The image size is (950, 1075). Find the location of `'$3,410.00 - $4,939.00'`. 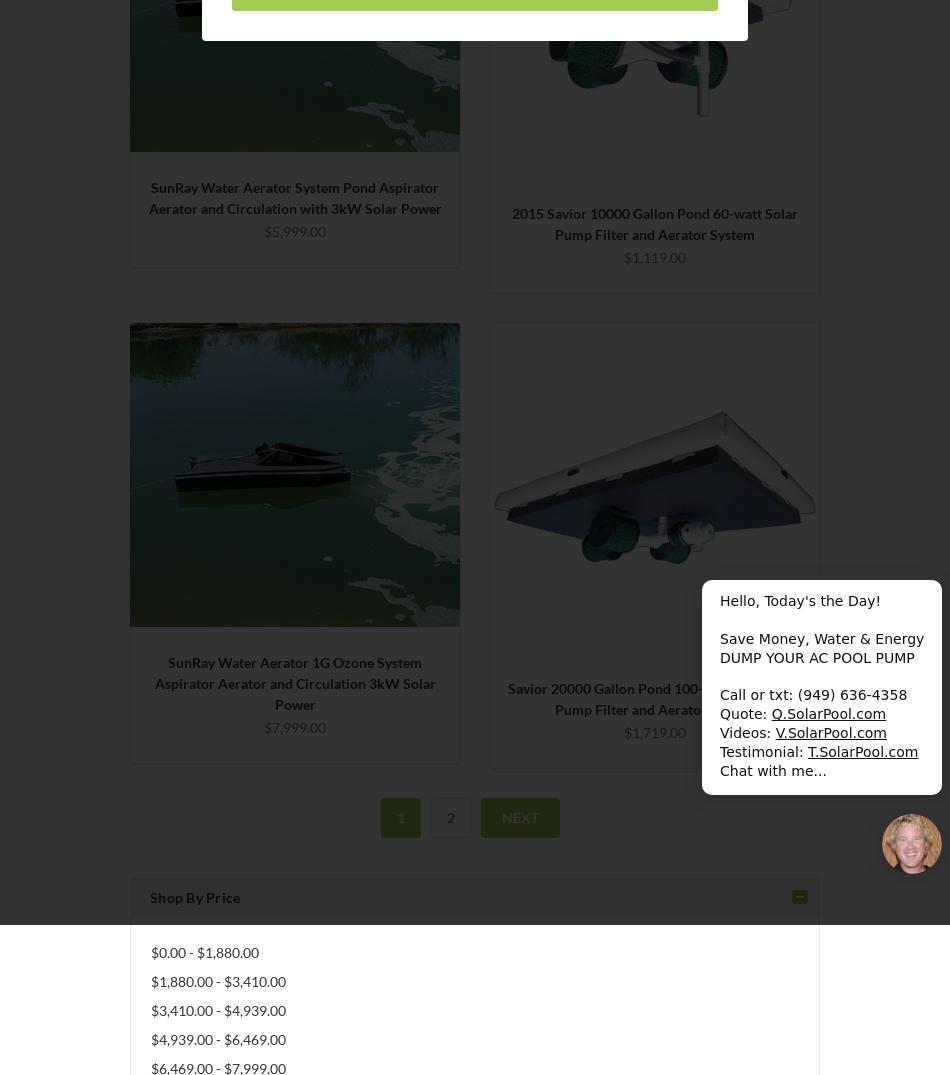

'$3,410.00 - $4,939.00' is located at coordinates (150, 1009).